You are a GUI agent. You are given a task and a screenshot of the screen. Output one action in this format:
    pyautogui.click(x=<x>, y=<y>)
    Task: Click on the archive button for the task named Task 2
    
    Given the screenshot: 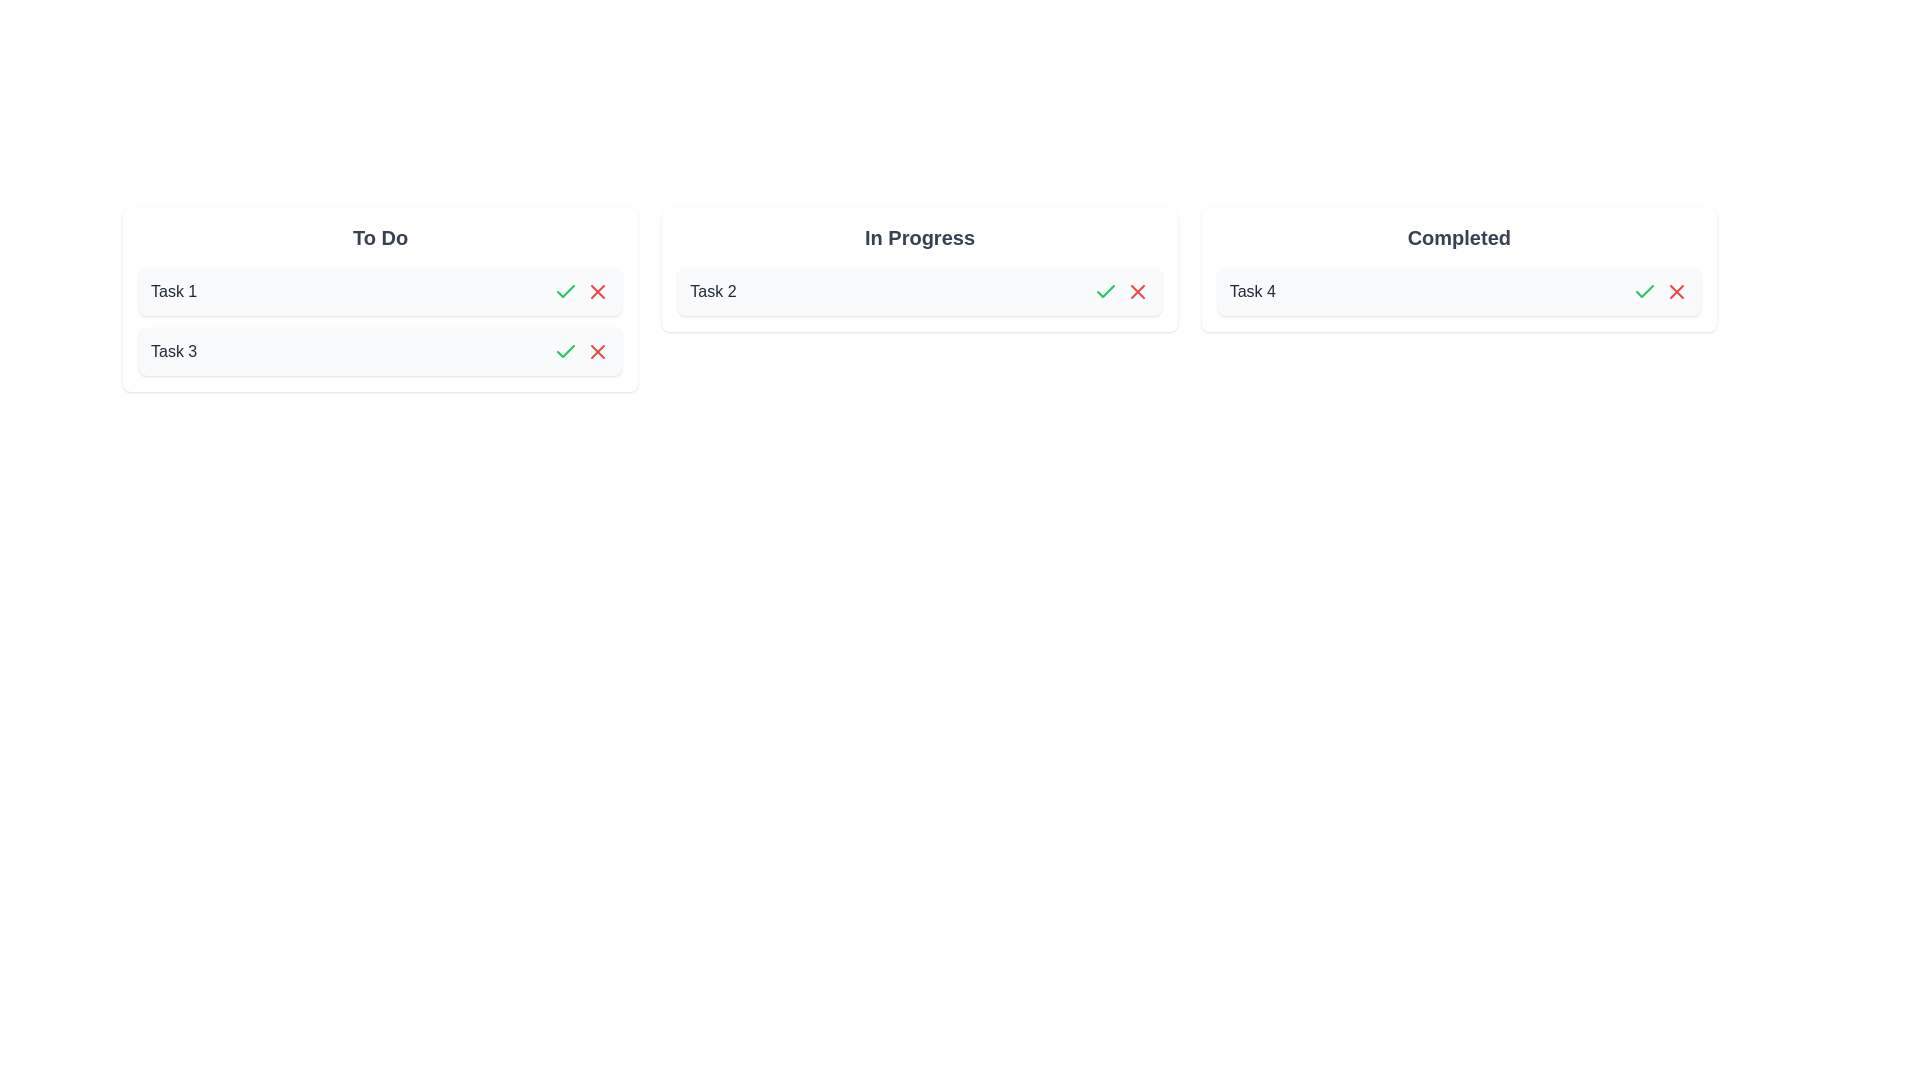 What is the action you would take?
    pyautogui.click(x=1137, y=292)
    